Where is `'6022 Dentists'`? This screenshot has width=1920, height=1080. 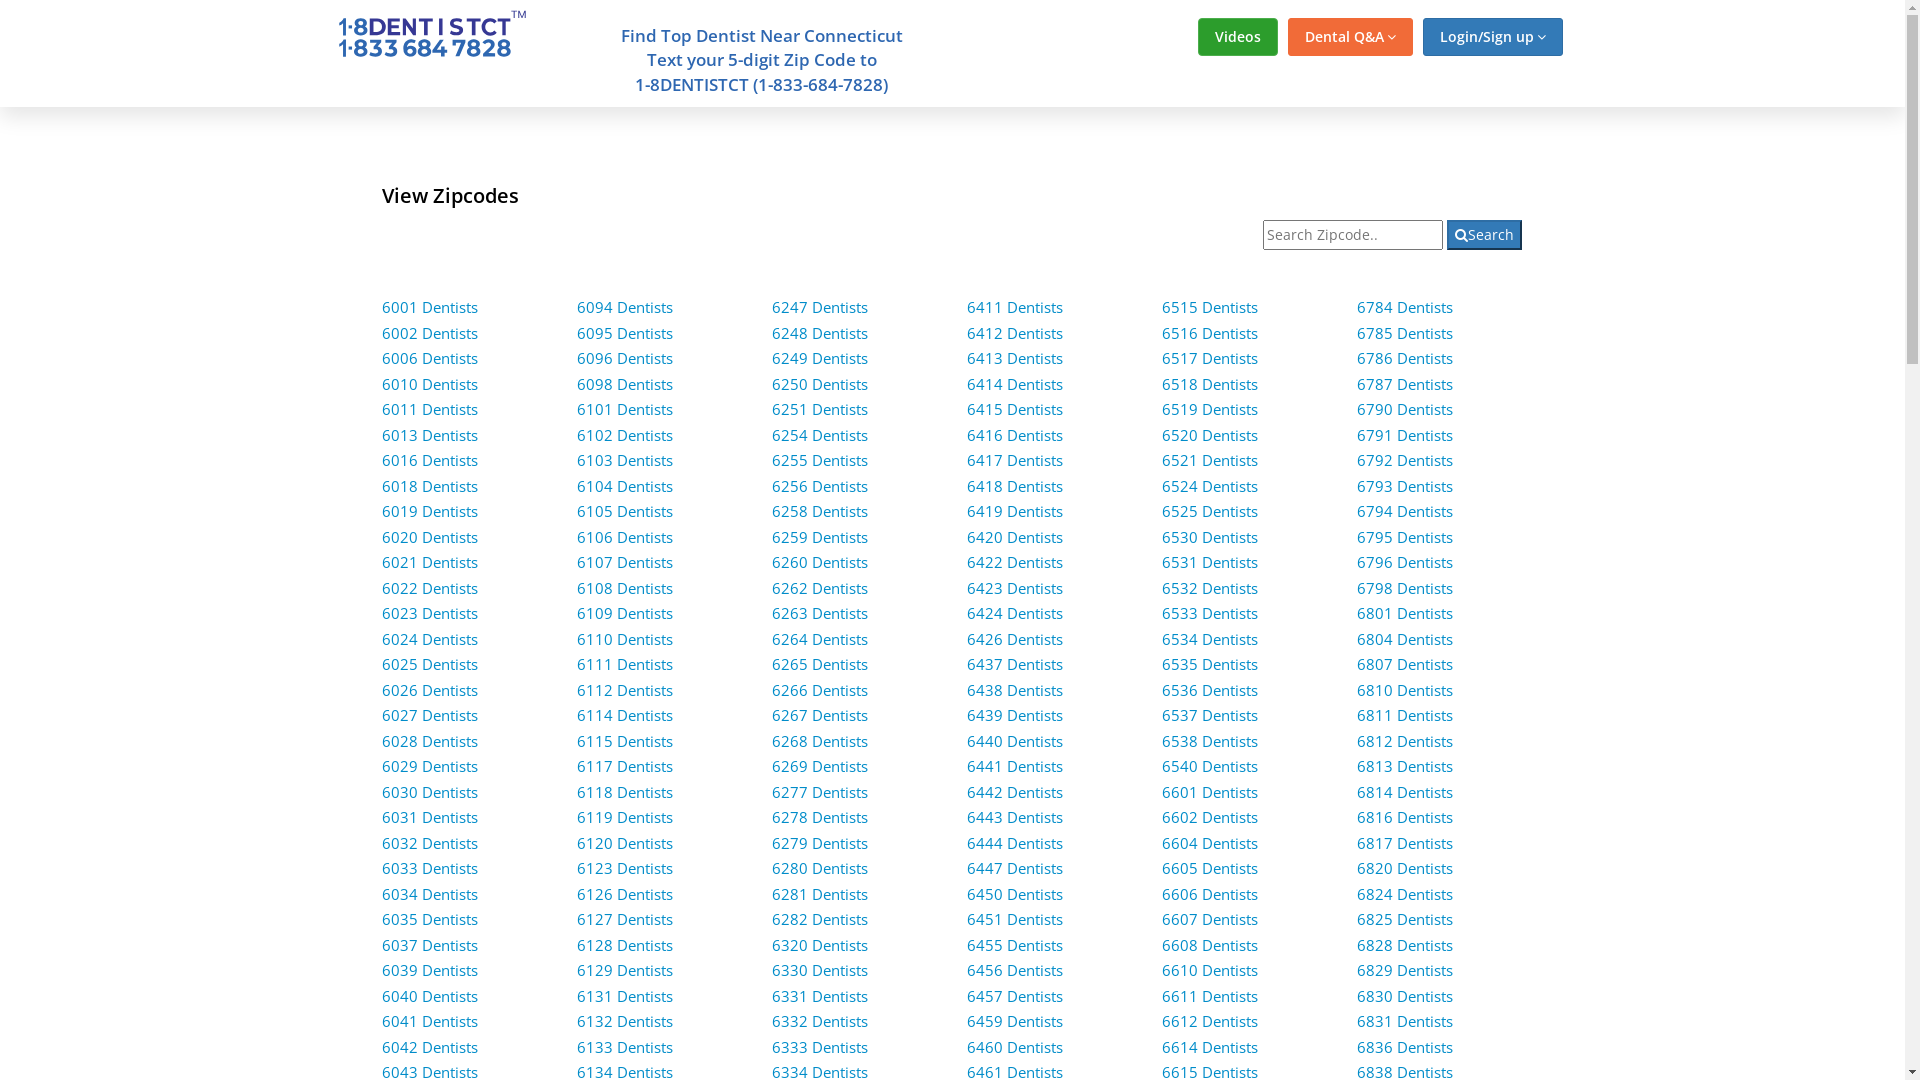 '6022 Dentists' is located at coordinates (429, 586).